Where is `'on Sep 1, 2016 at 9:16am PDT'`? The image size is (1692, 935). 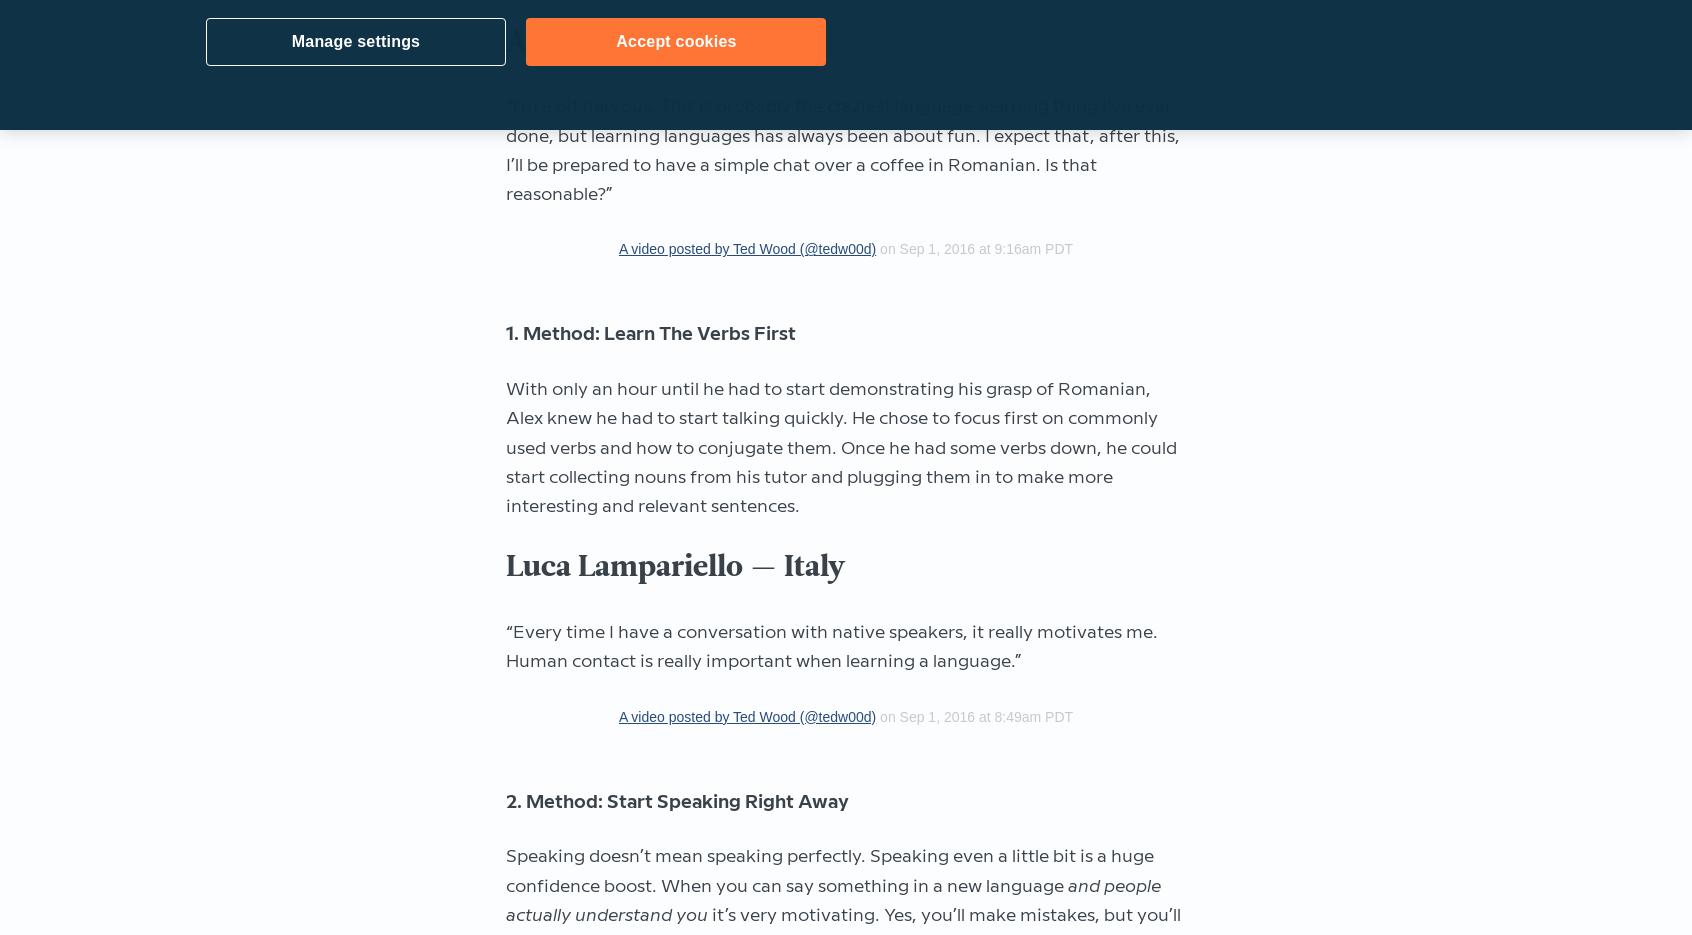 'on Sep 1, 2016 at 9:16am PDT' is located at coordinates (874, 248).